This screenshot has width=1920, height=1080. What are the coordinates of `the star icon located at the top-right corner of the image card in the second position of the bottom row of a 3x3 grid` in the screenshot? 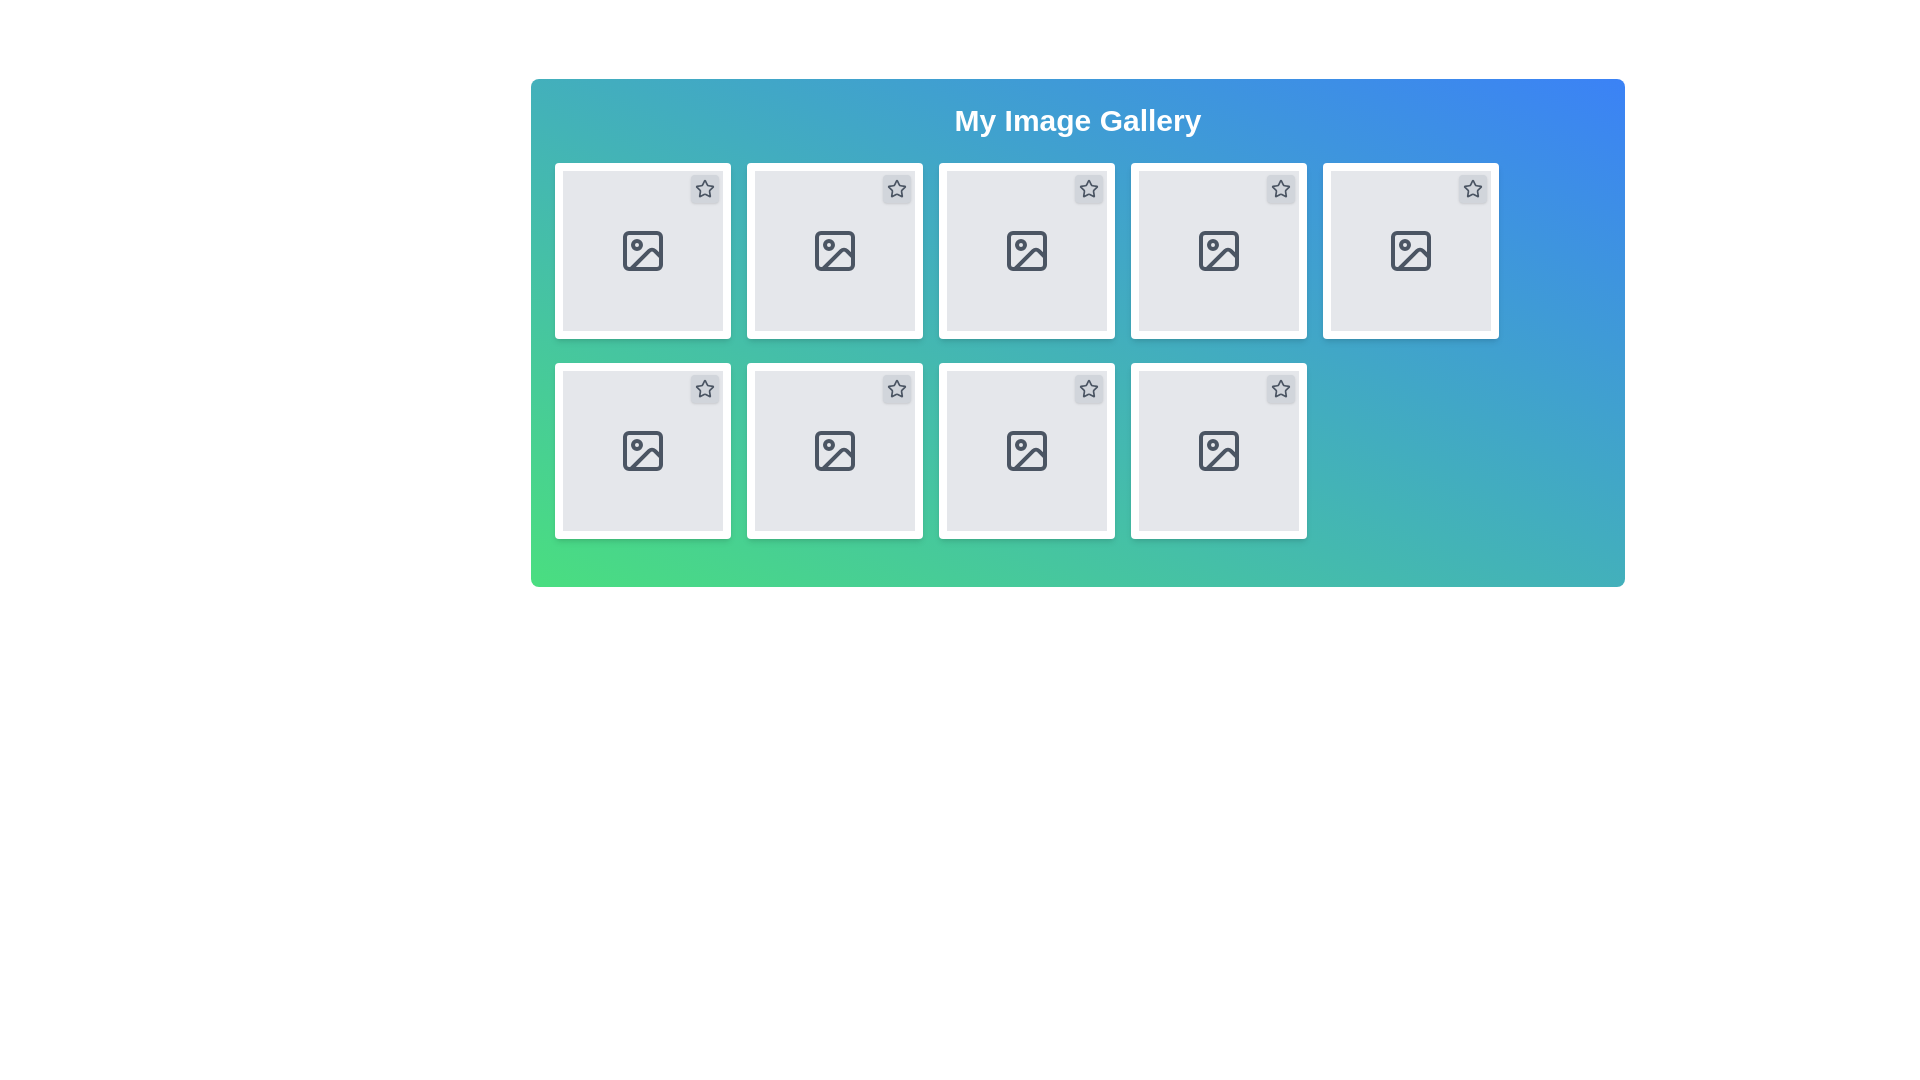 It's located at (1088, 389).